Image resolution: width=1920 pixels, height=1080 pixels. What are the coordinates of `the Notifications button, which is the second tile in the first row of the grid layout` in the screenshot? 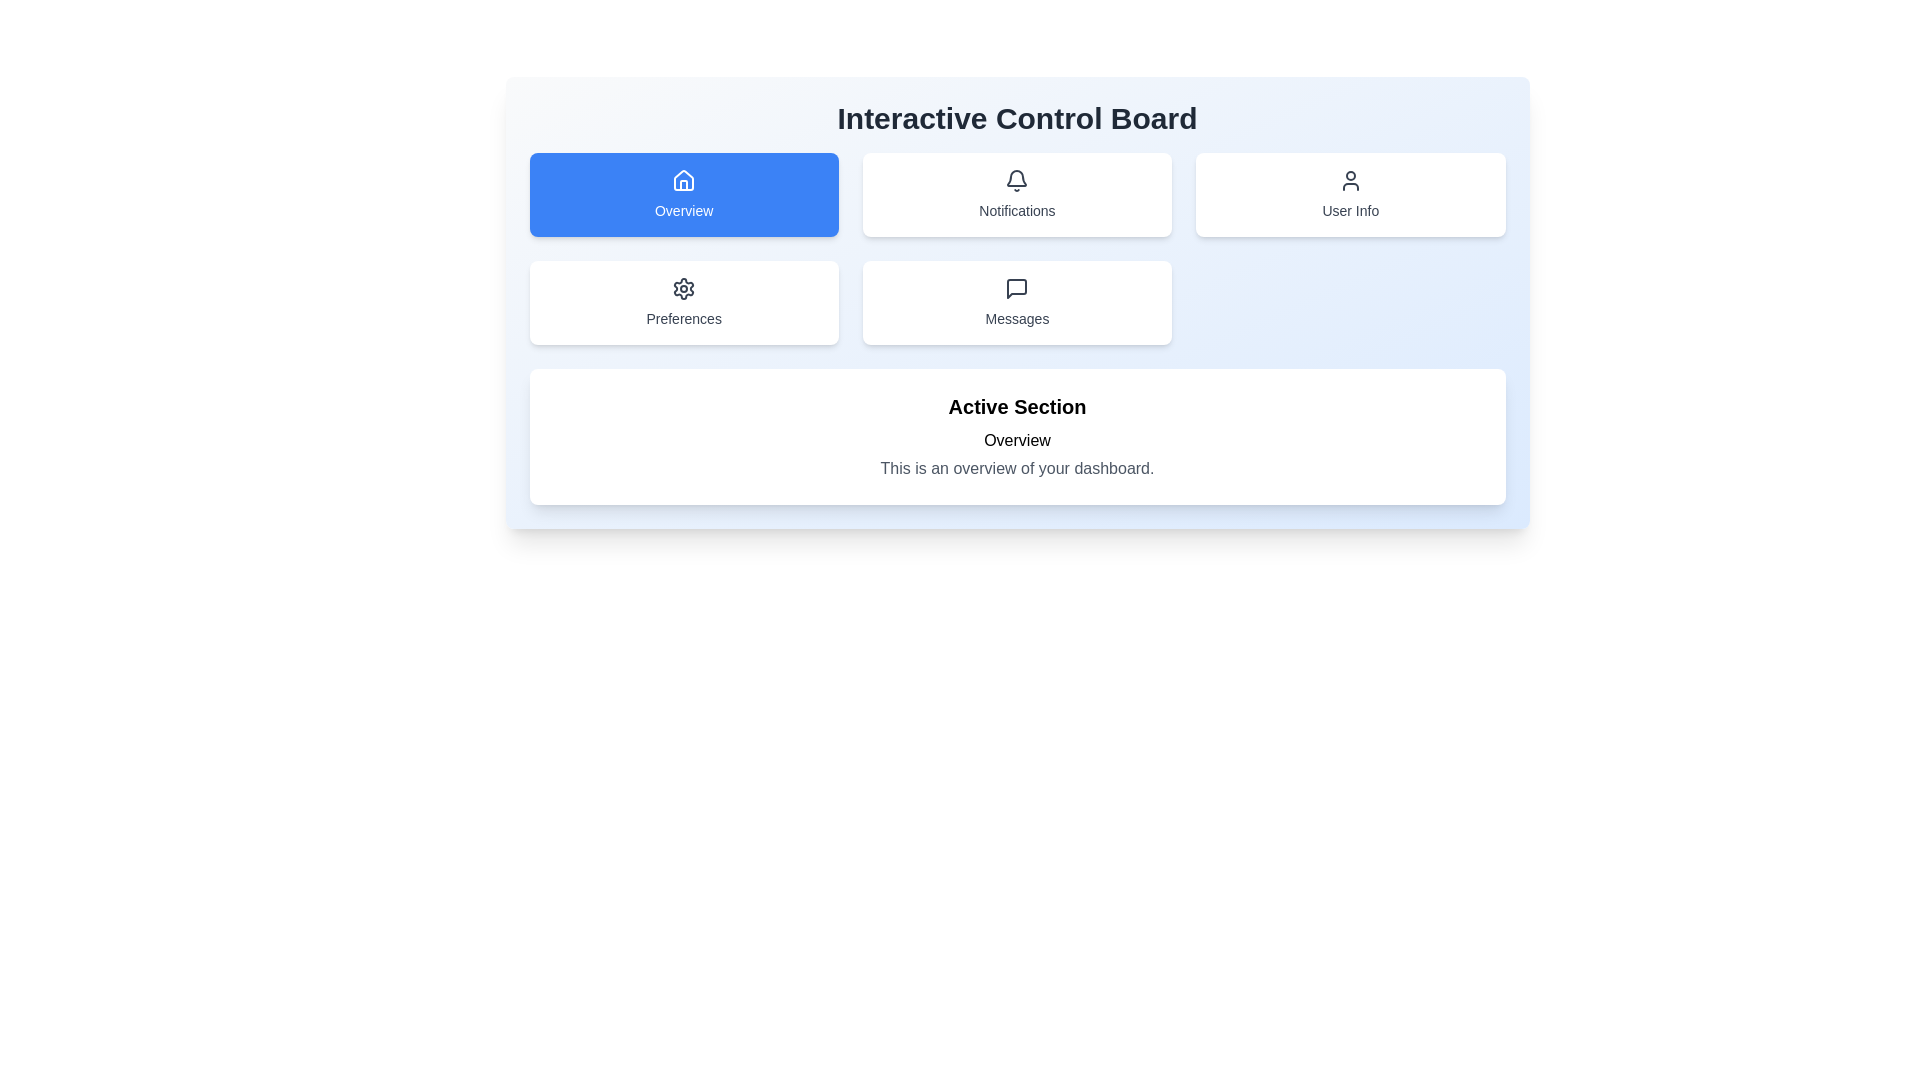 It's located at (1017, 195).